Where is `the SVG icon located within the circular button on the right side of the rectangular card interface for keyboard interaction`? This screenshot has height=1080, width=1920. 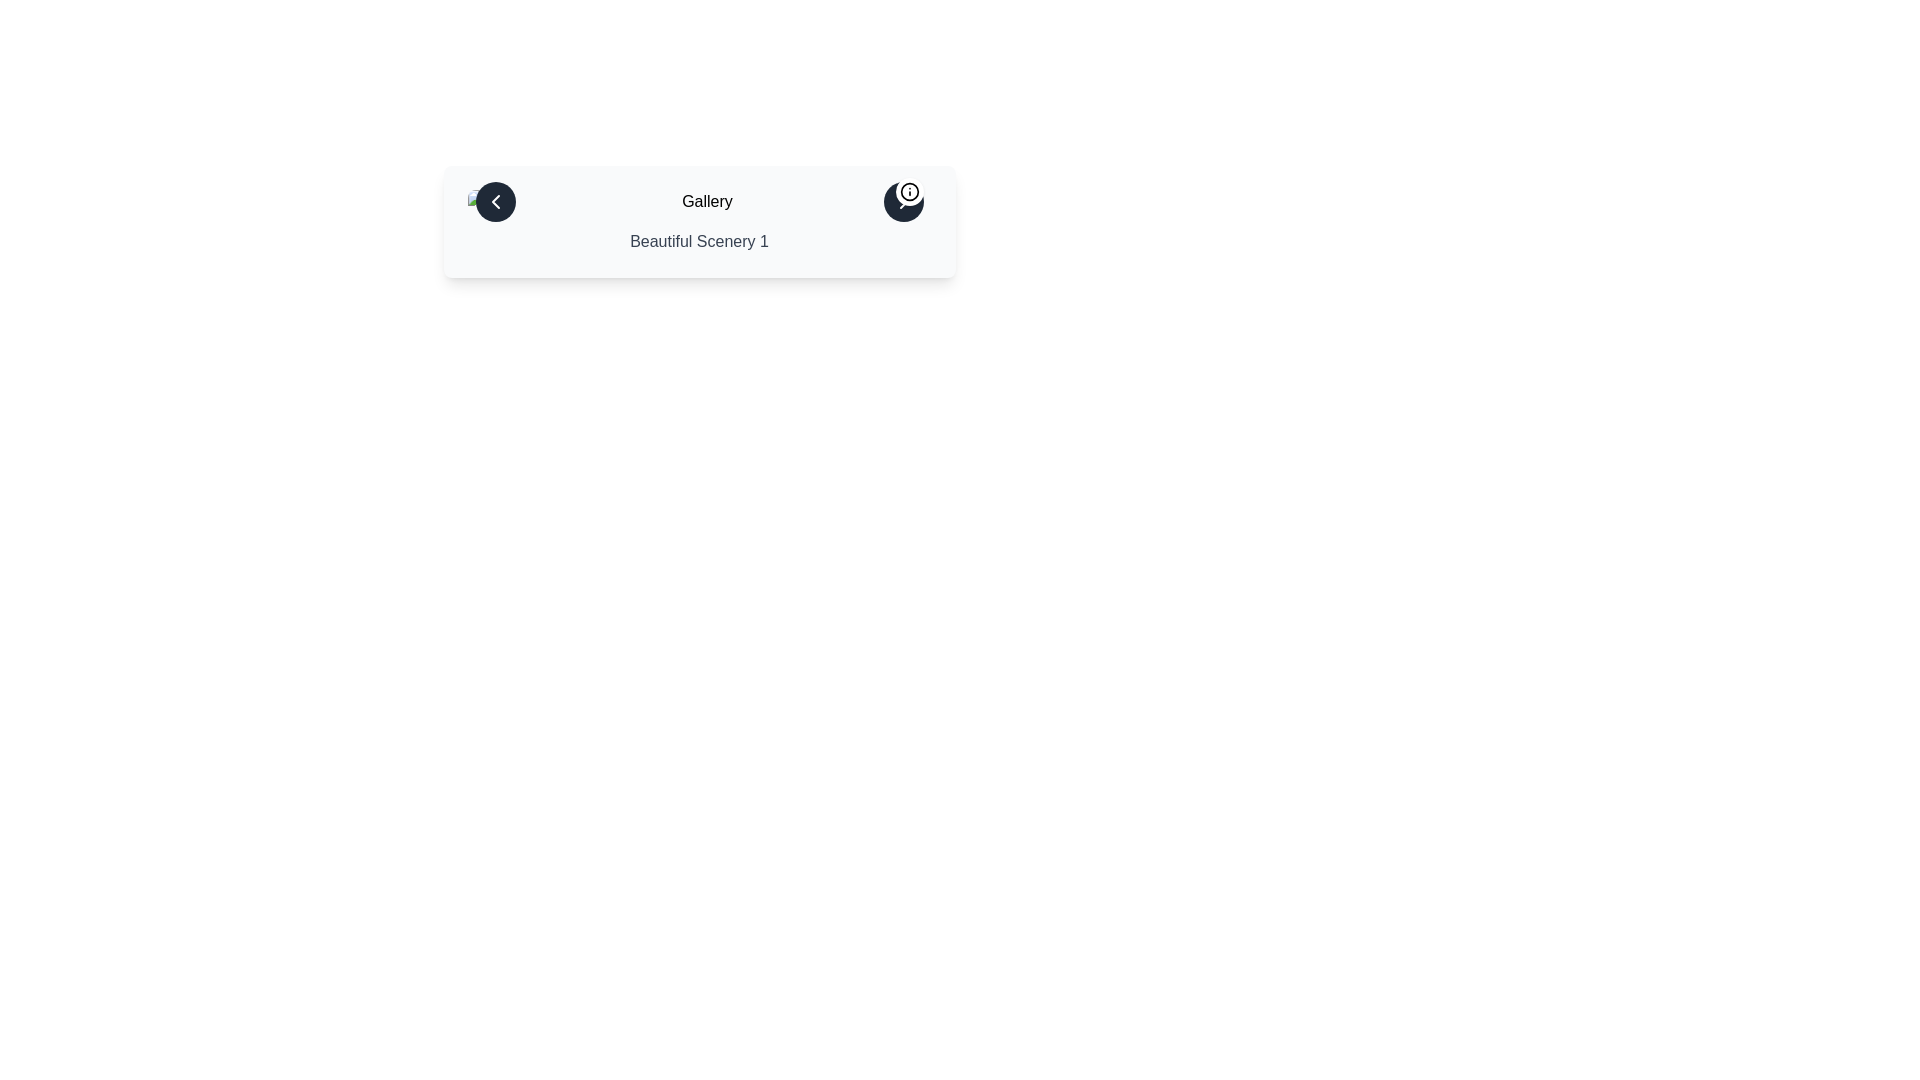 the SVG icon located within the circular button on the right side of the rectangular card interface for keyboard interaction is located at coordinates (902, 201).